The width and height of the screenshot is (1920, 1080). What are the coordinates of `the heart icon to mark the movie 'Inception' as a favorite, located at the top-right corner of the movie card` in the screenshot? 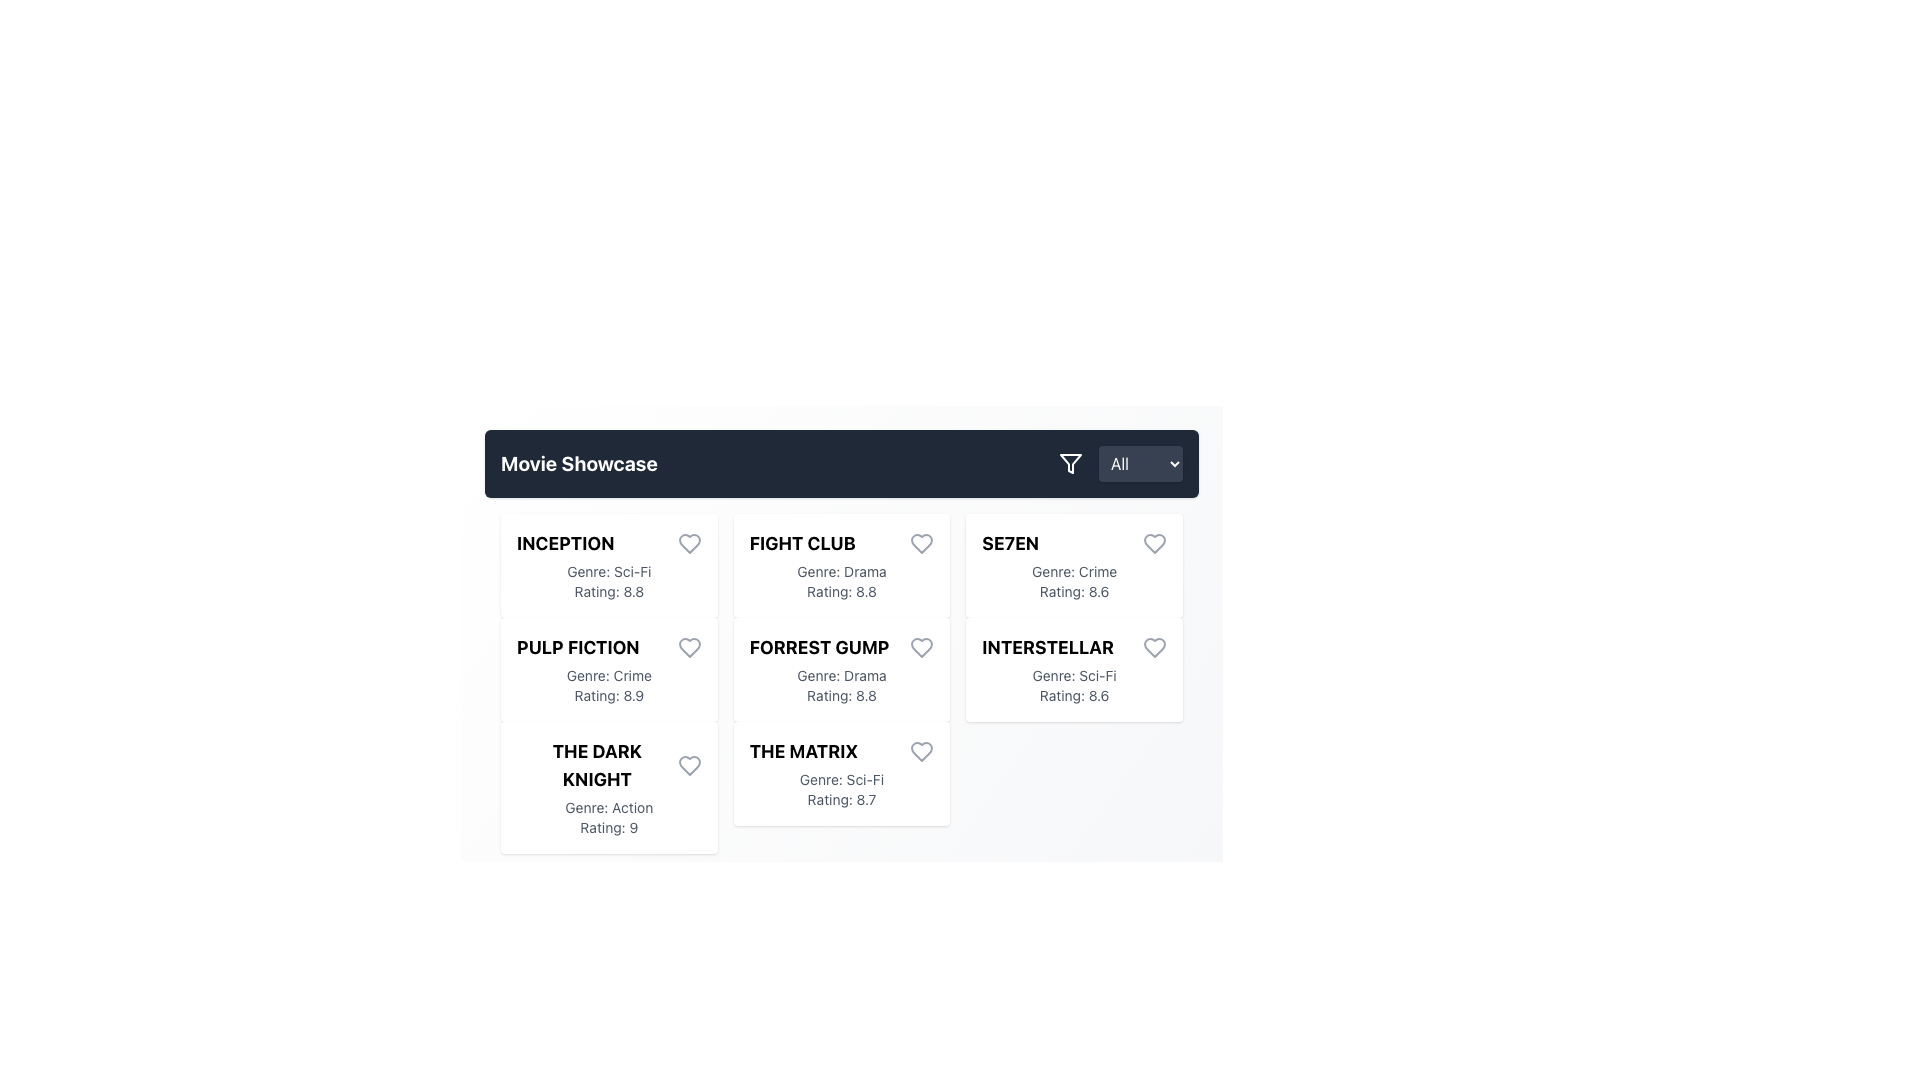 It's located at (689, 543).